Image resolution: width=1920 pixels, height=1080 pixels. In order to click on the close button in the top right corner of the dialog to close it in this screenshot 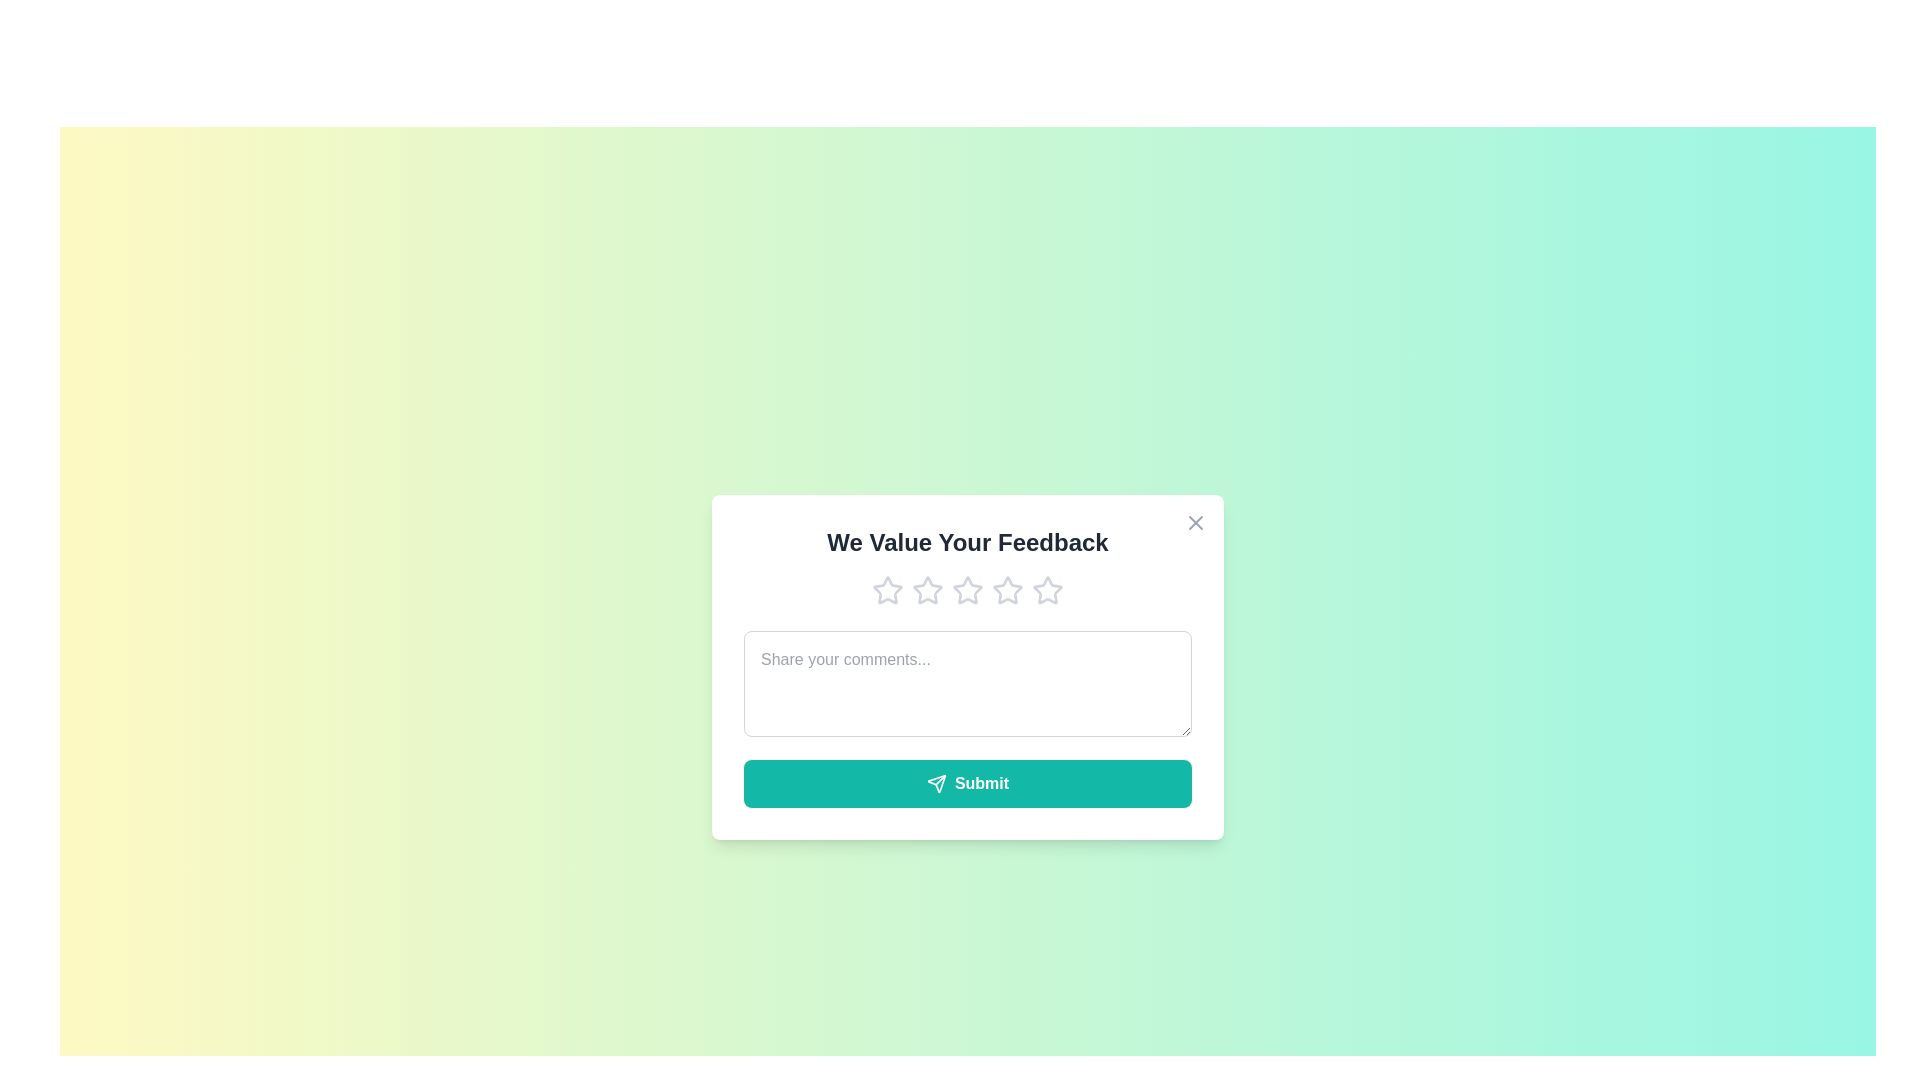, I will do `click(1195, 521)`.